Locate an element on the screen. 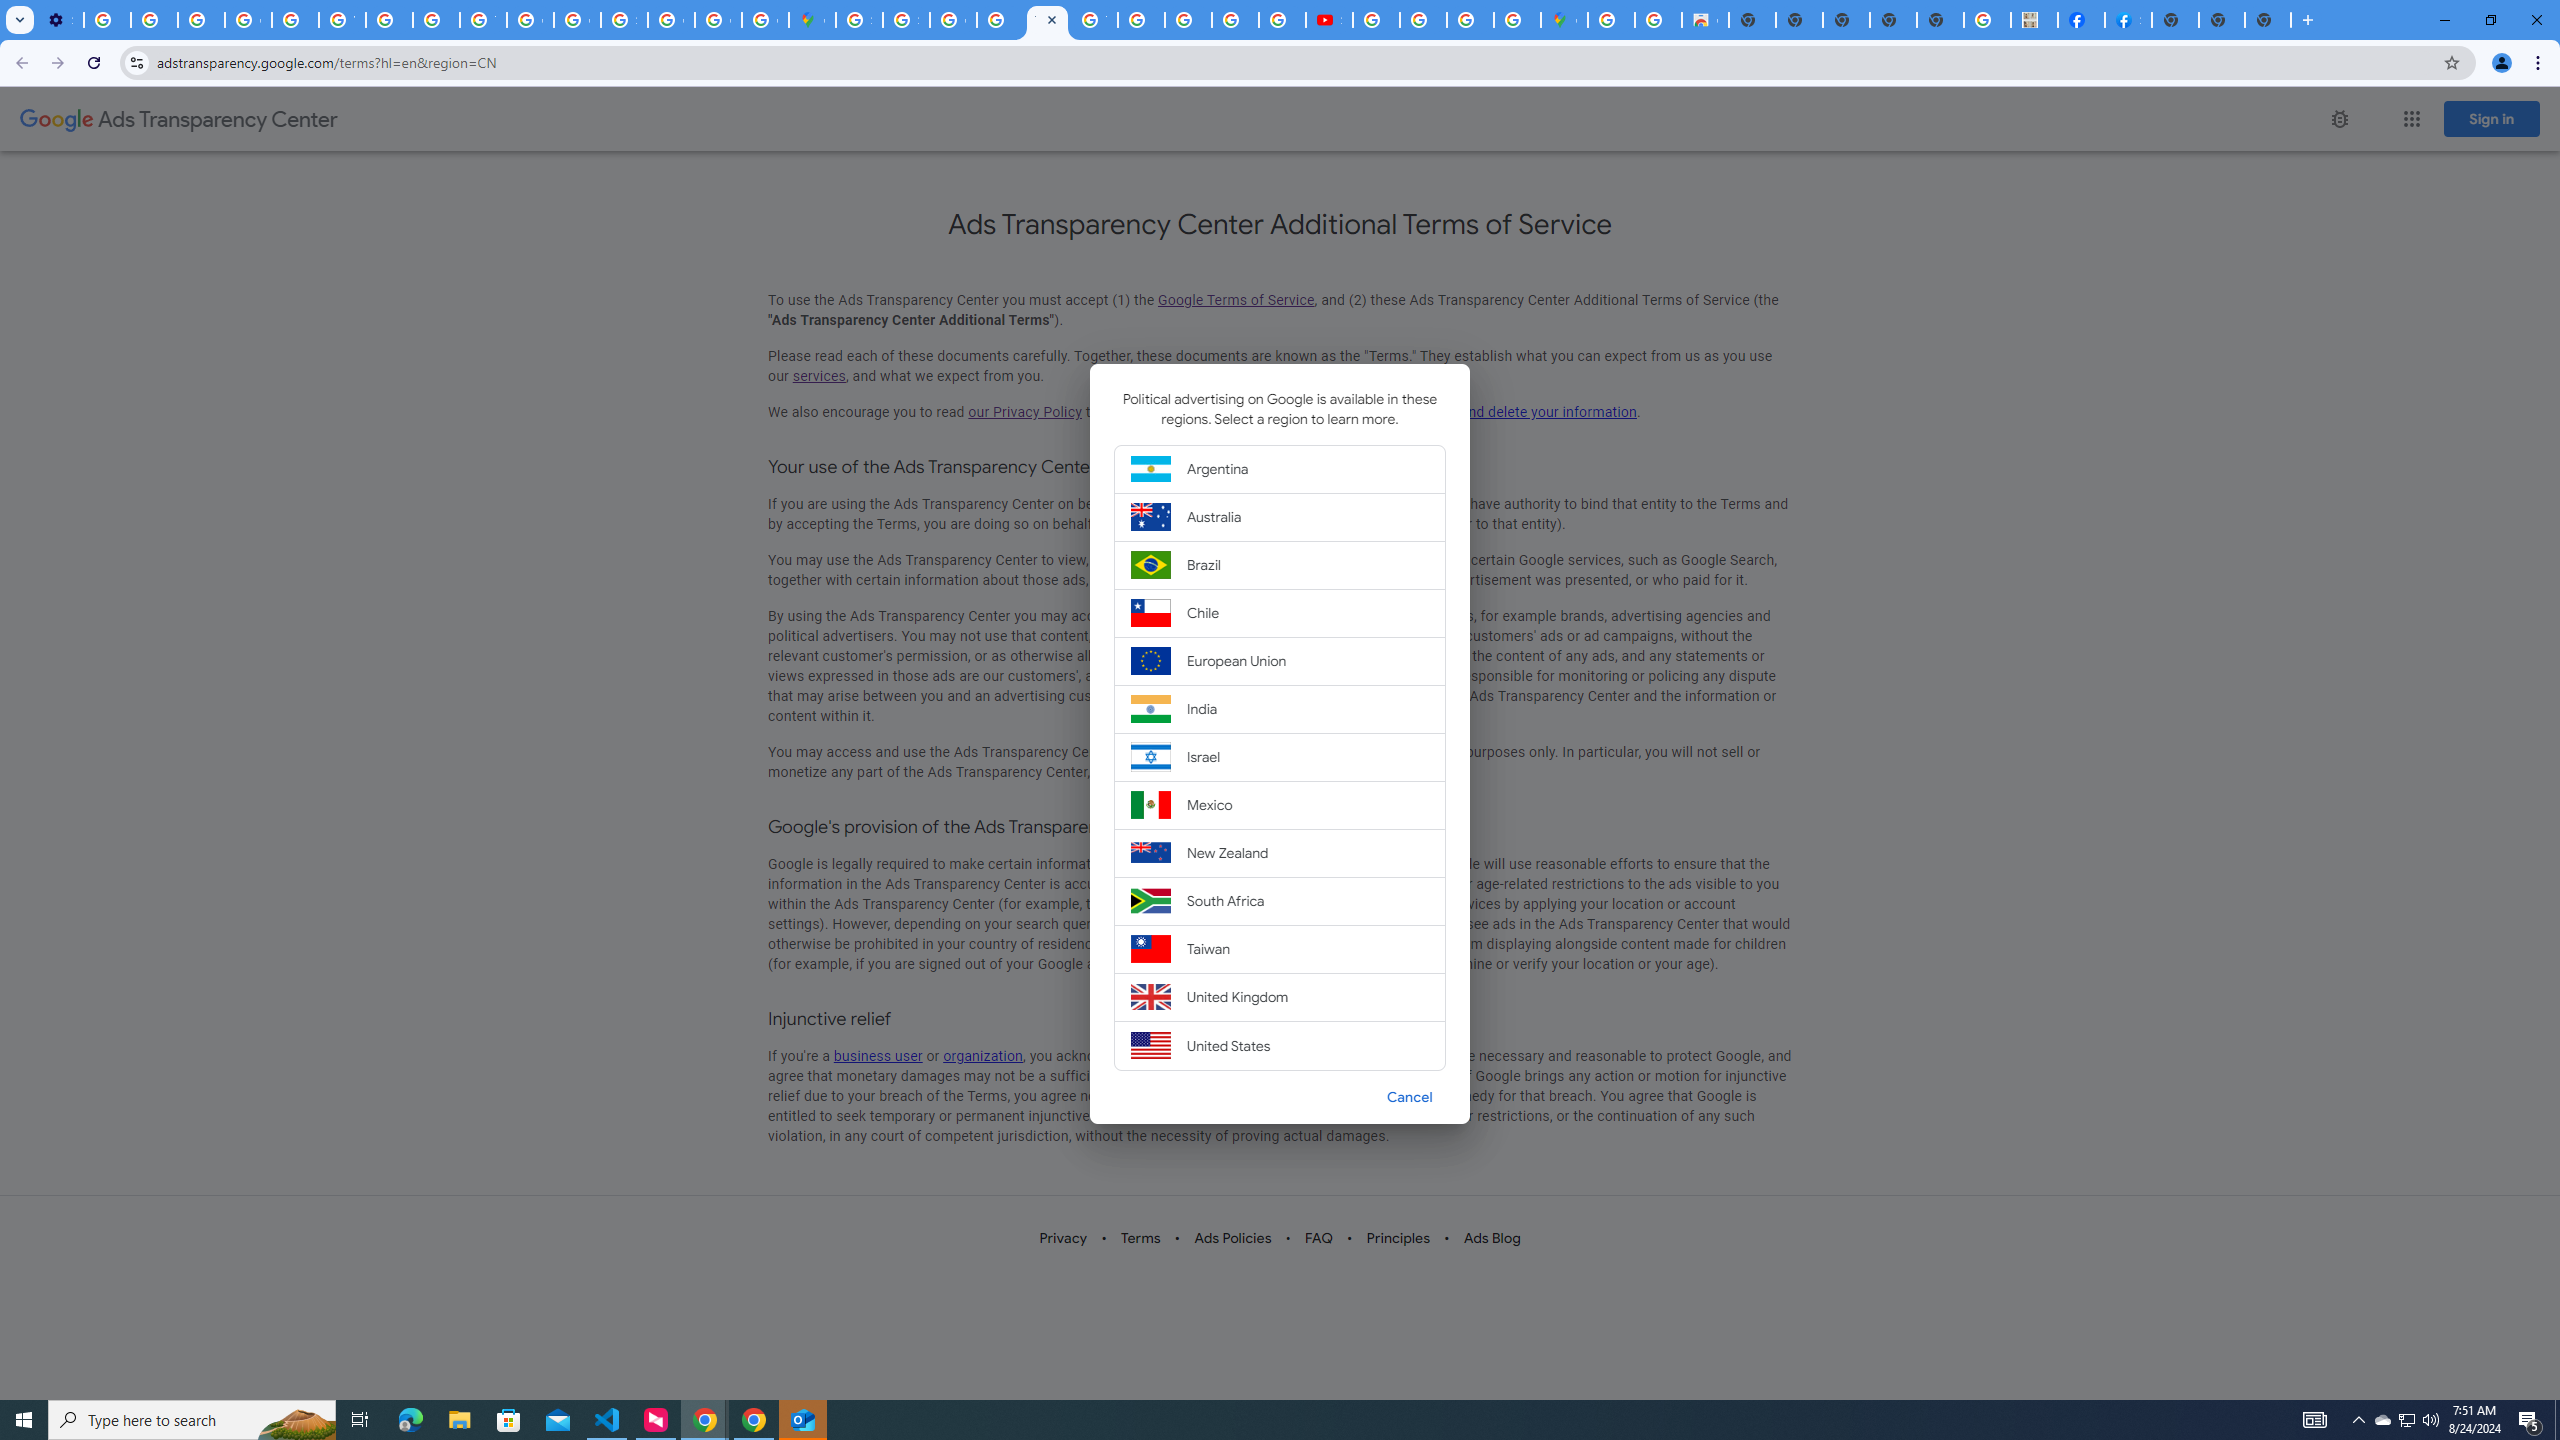 This screenshot has height=1440, width=2560. 'Chrome Web Store - Shopping' is located at coordinates (1705, 19).